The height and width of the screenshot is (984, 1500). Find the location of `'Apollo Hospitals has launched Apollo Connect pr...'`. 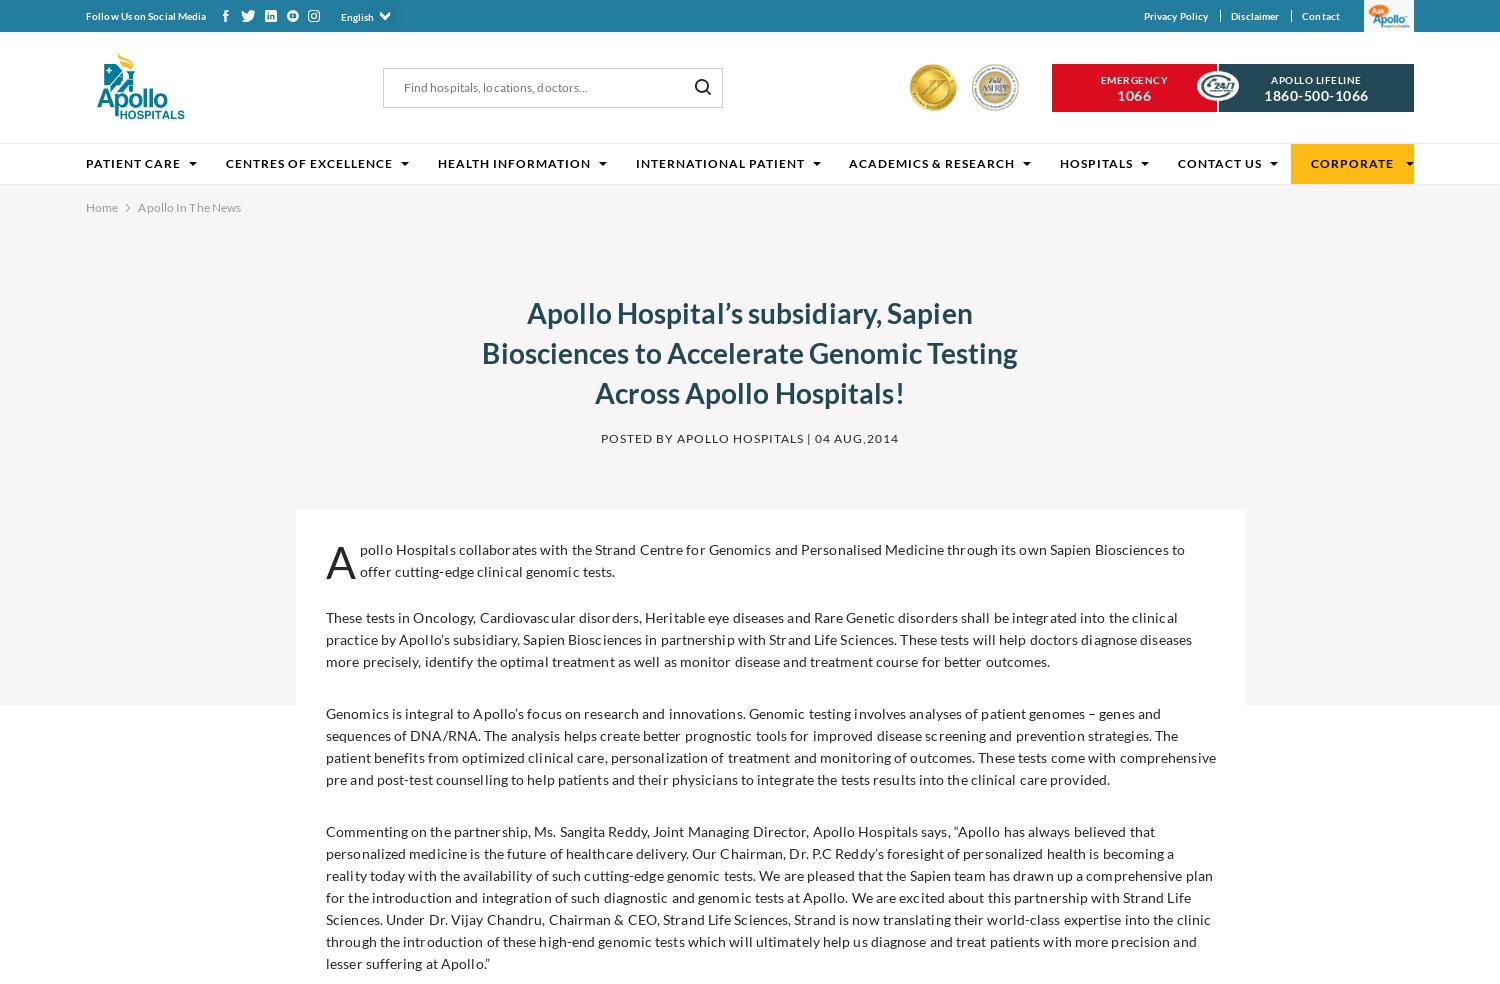

'Apollo Hospitals has launched Apollo Connect pr...' is located at coordinates (1188, 767).